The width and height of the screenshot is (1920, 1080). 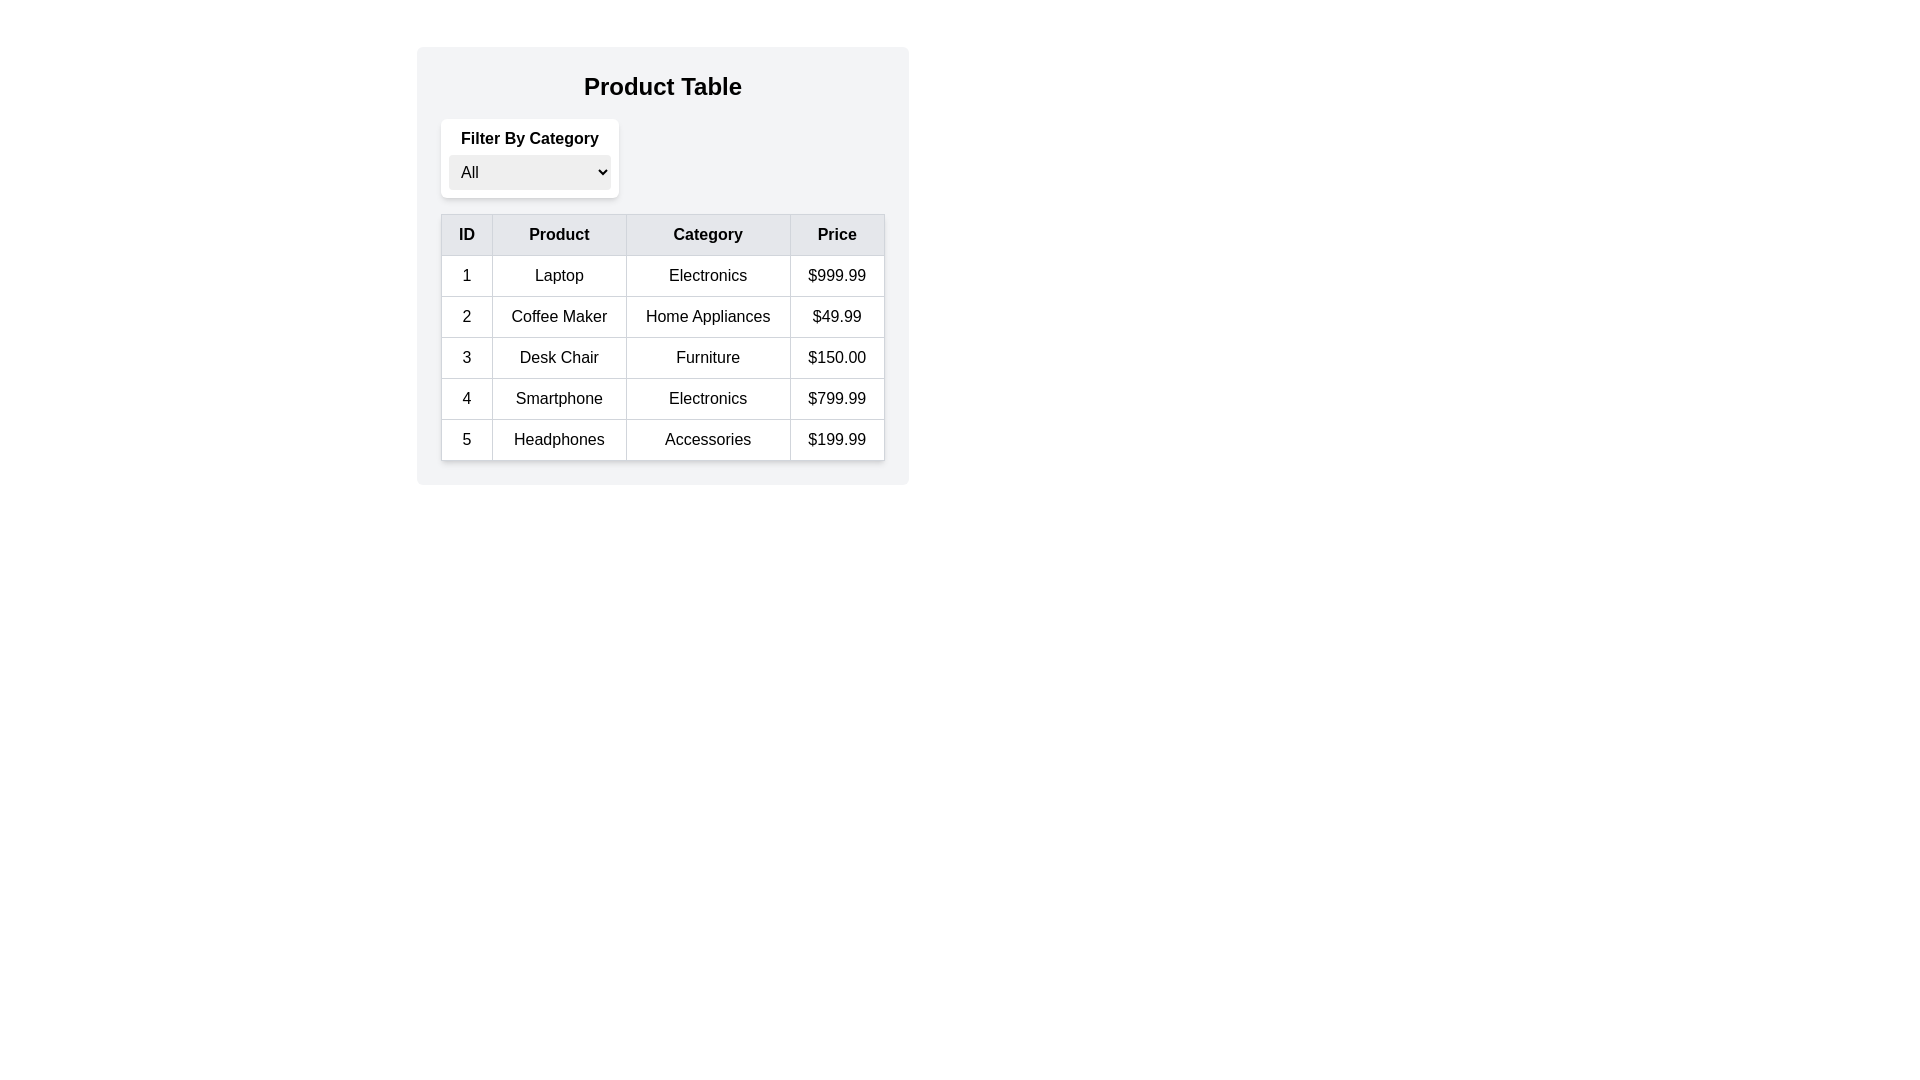 What do you see at coordinates (465, 315) in the screenshot?
I see `the Table Cell in the second row of the table that displays the identifier for the corresponding row, located in the 'ID' column` at bounding box center [465, 315].